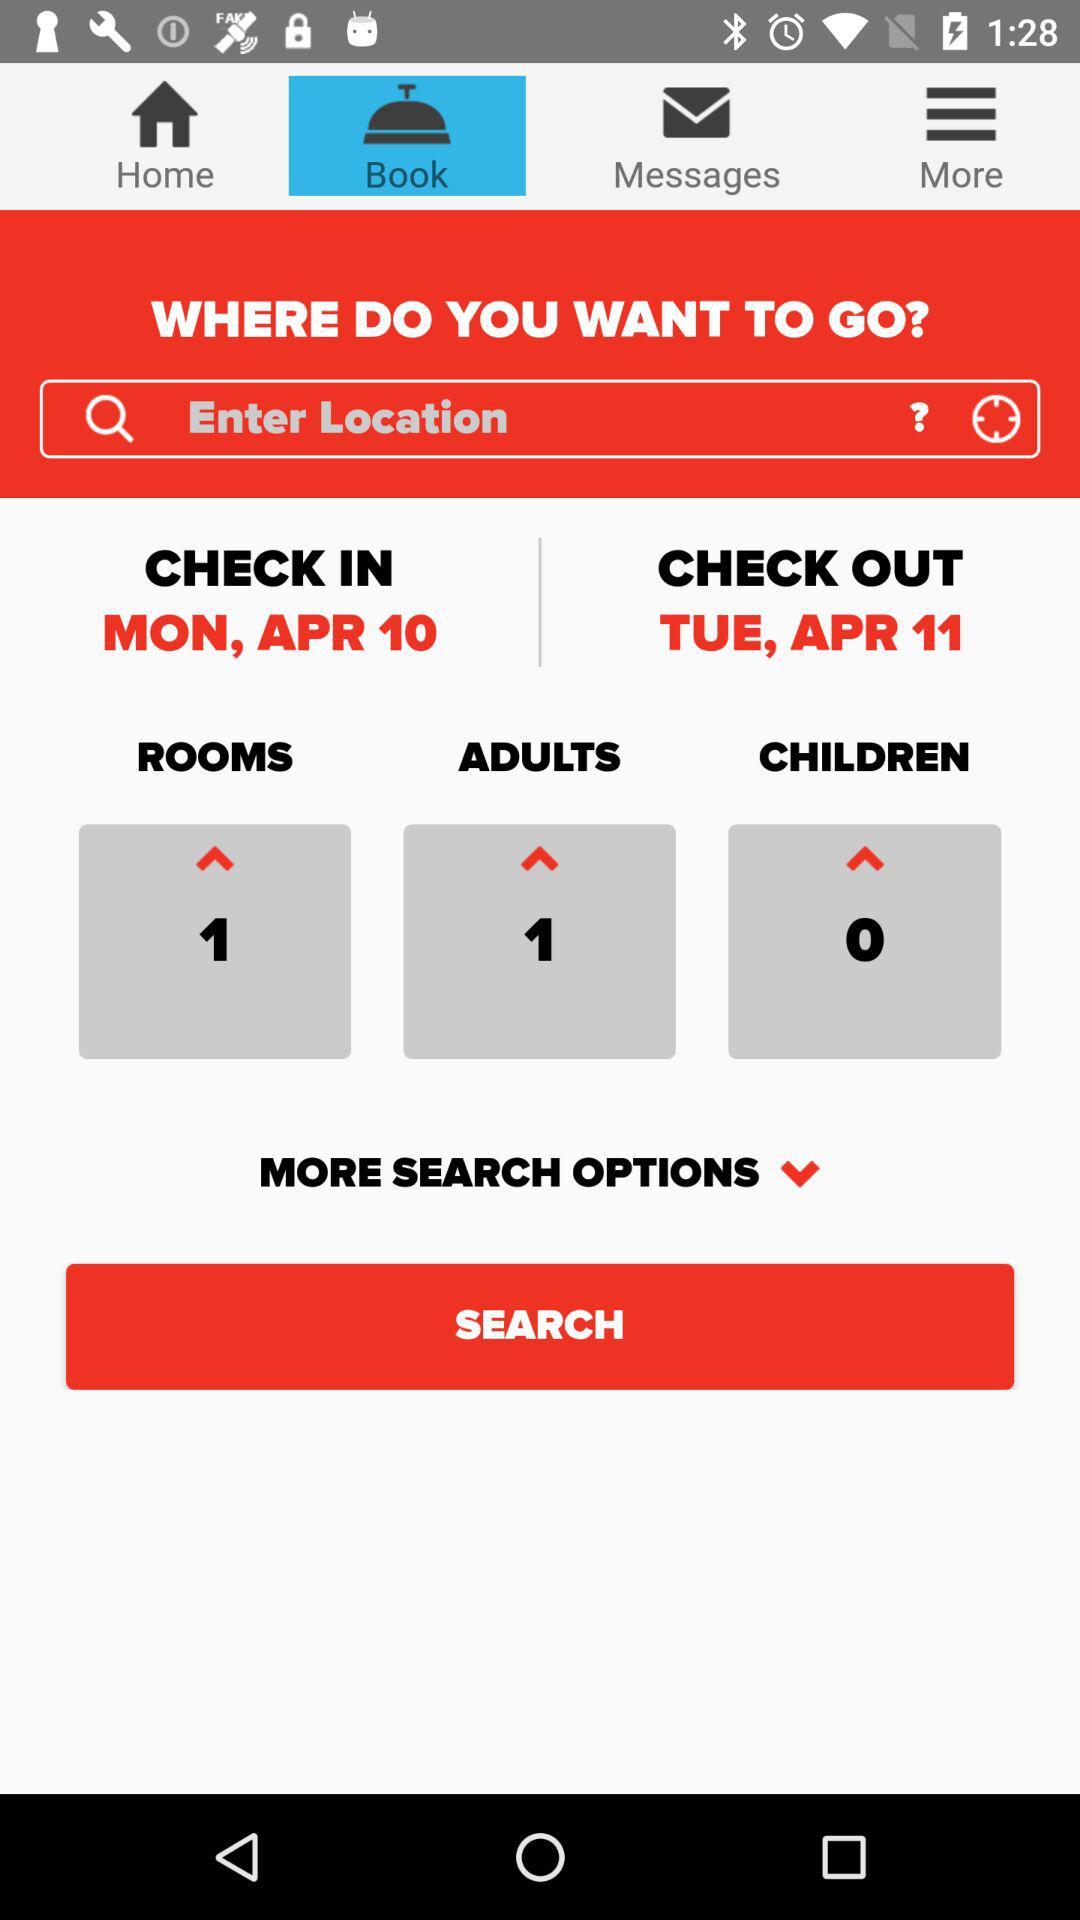 This screenshot has height=1920, width=1080. I want to click on increase, so click(214, 863).